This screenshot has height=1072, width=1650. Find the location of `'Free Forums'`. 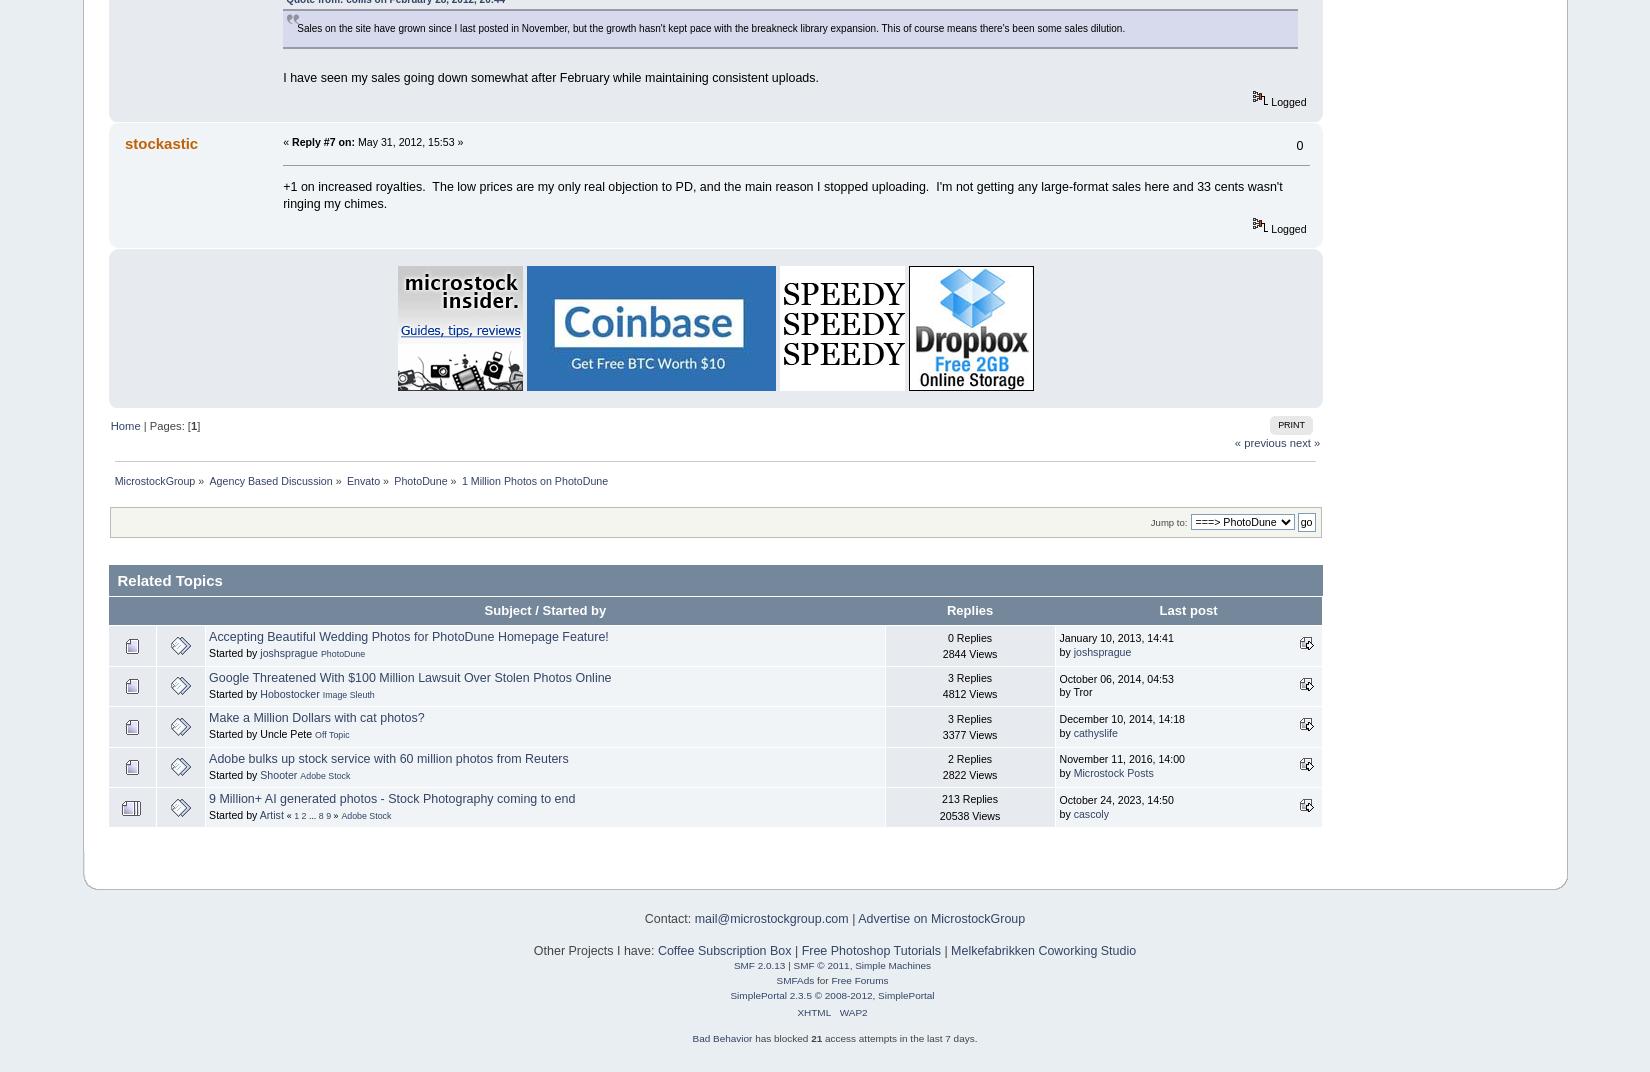

'Free Forums' is located at coordinates (830, 979).